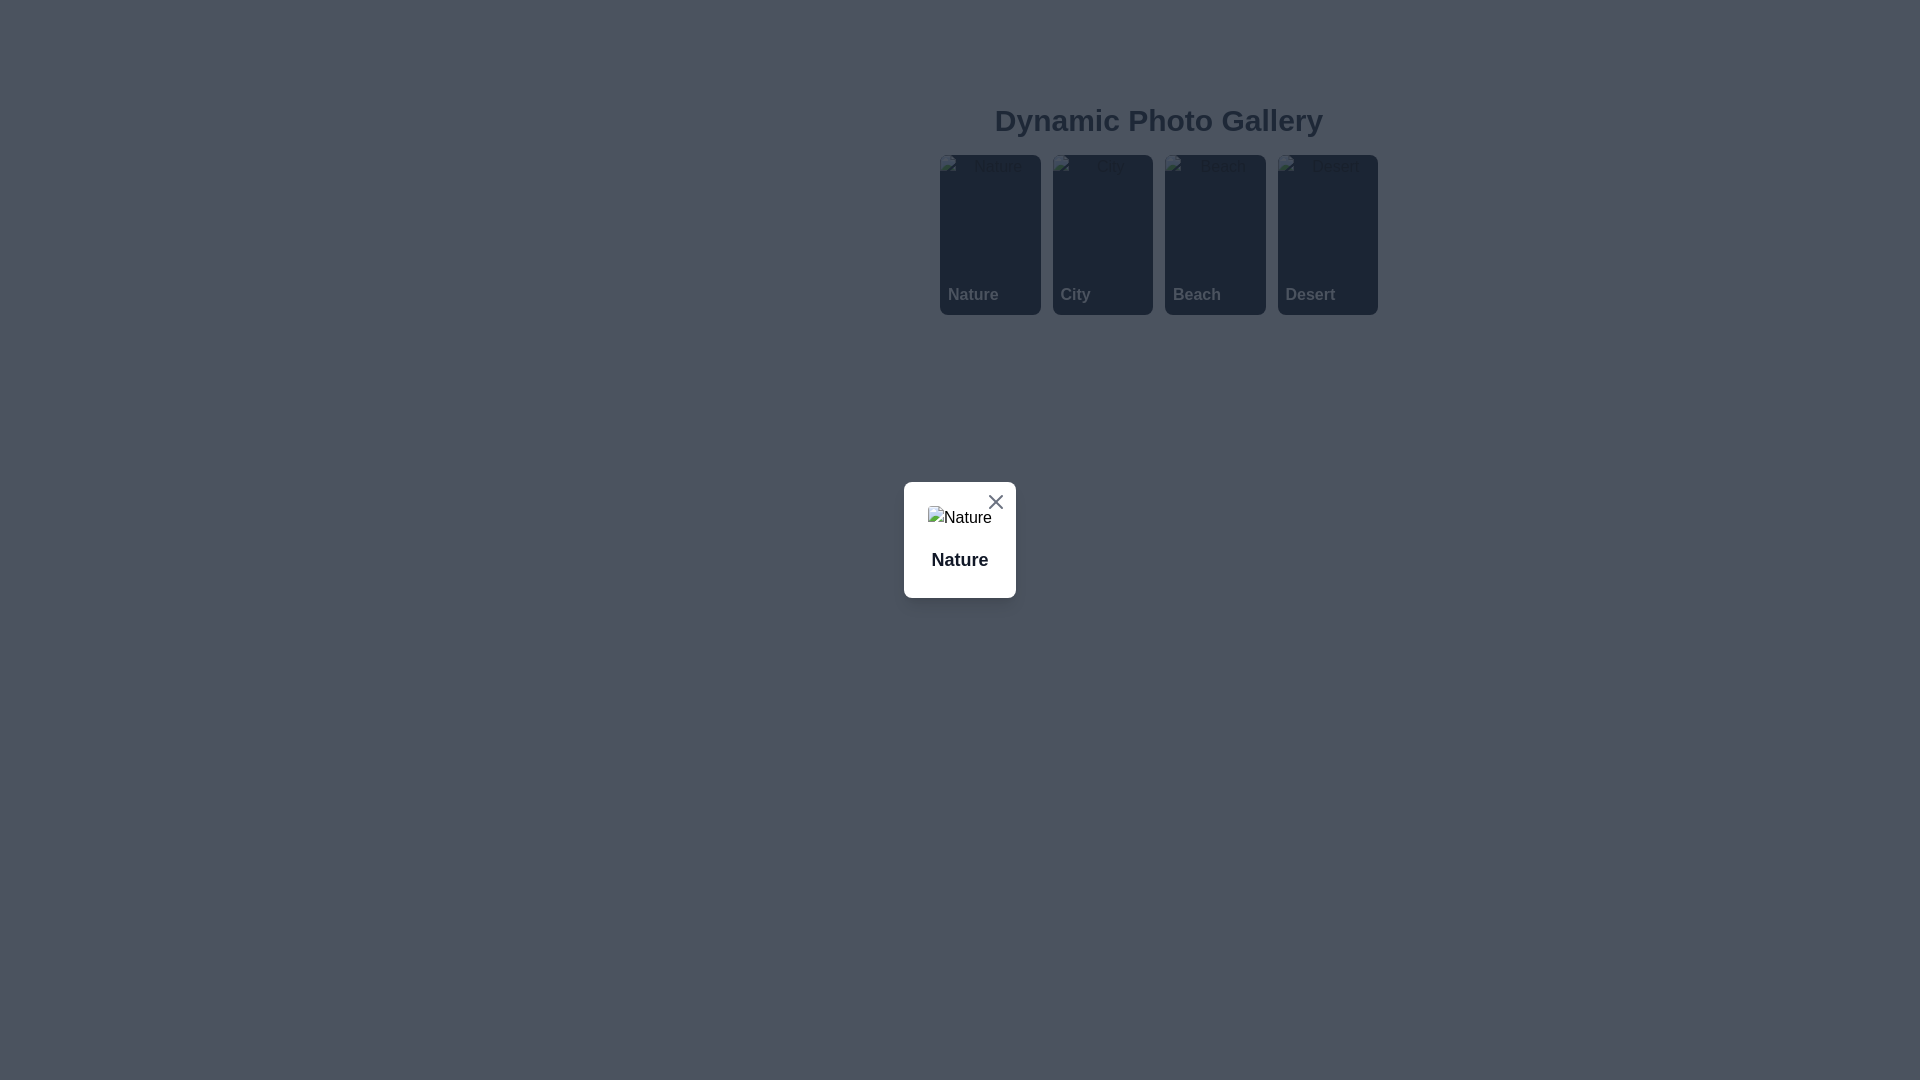 This screenshot has height=1080, width=1920. I want to click on the close button located in the top-right corner of the 'Nature' card, so click(996, 500).